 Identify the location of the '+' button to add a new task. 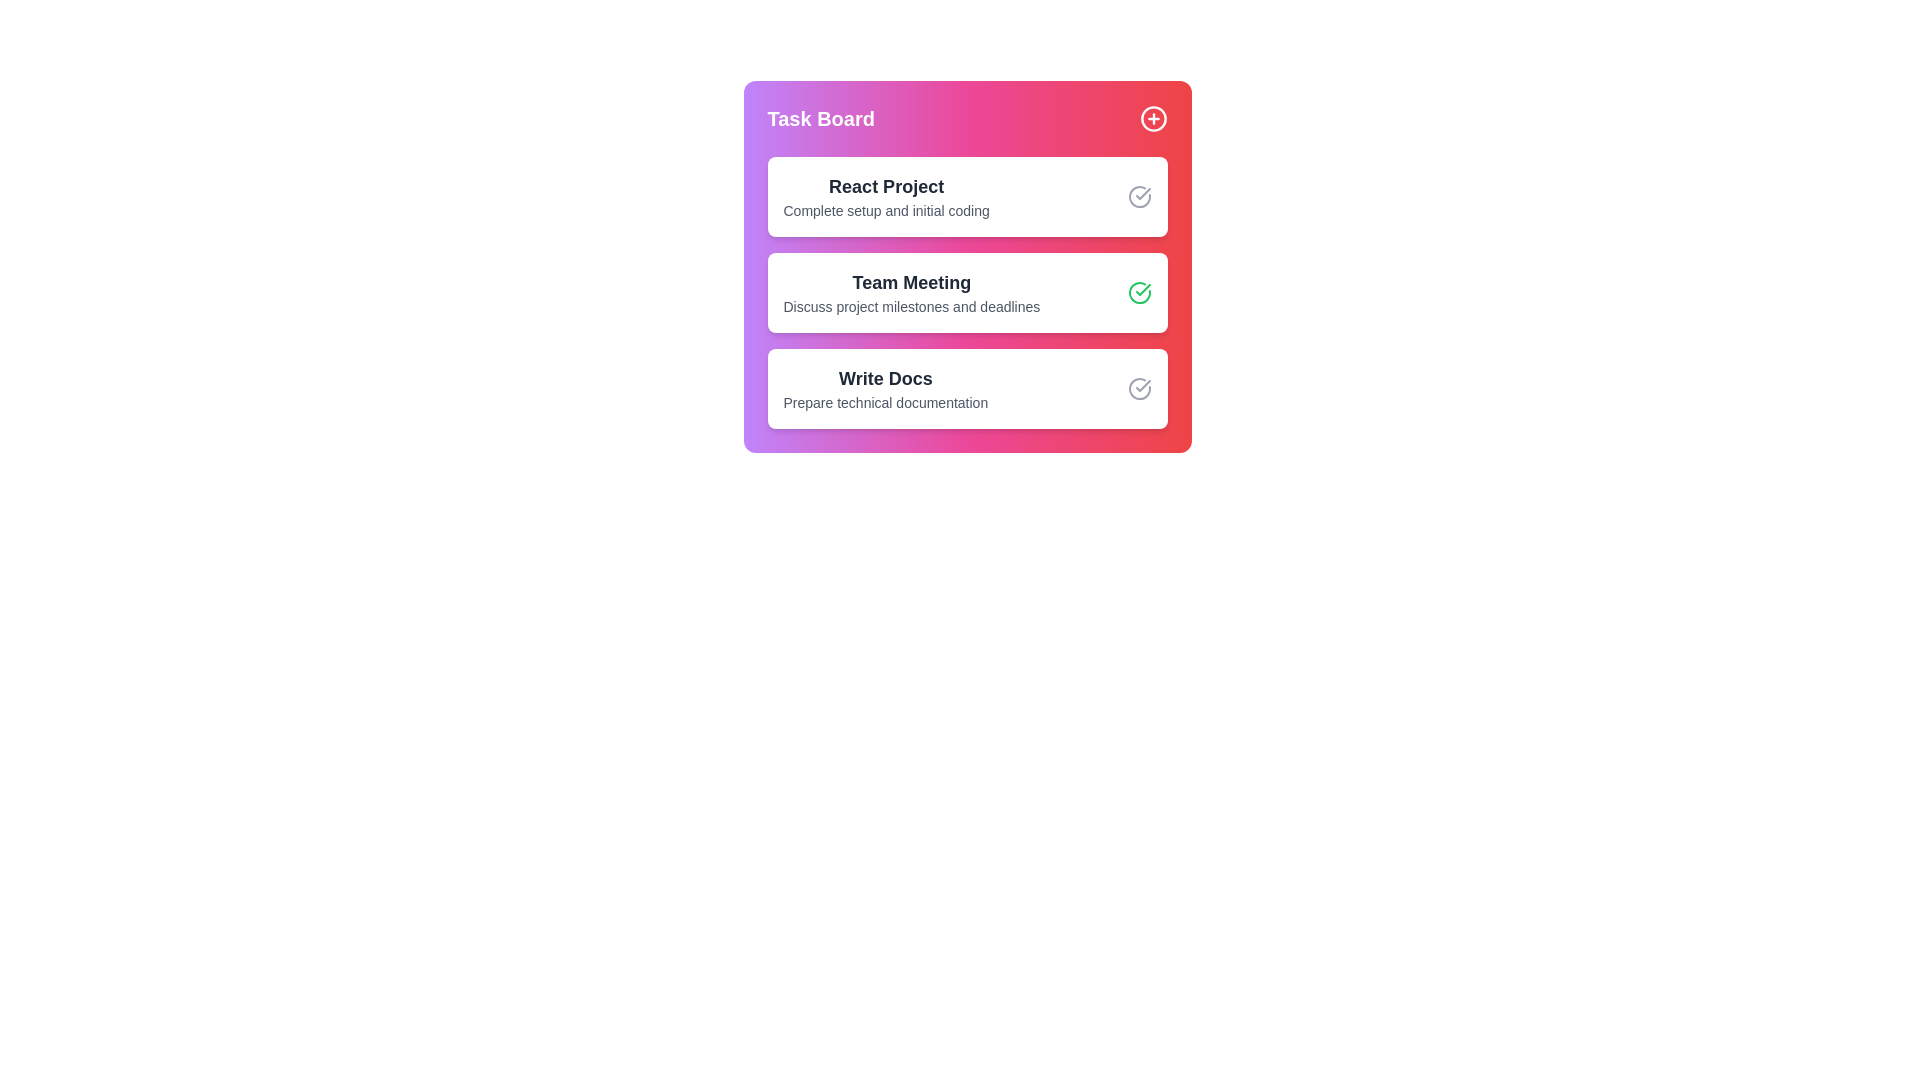
(1153, 119).